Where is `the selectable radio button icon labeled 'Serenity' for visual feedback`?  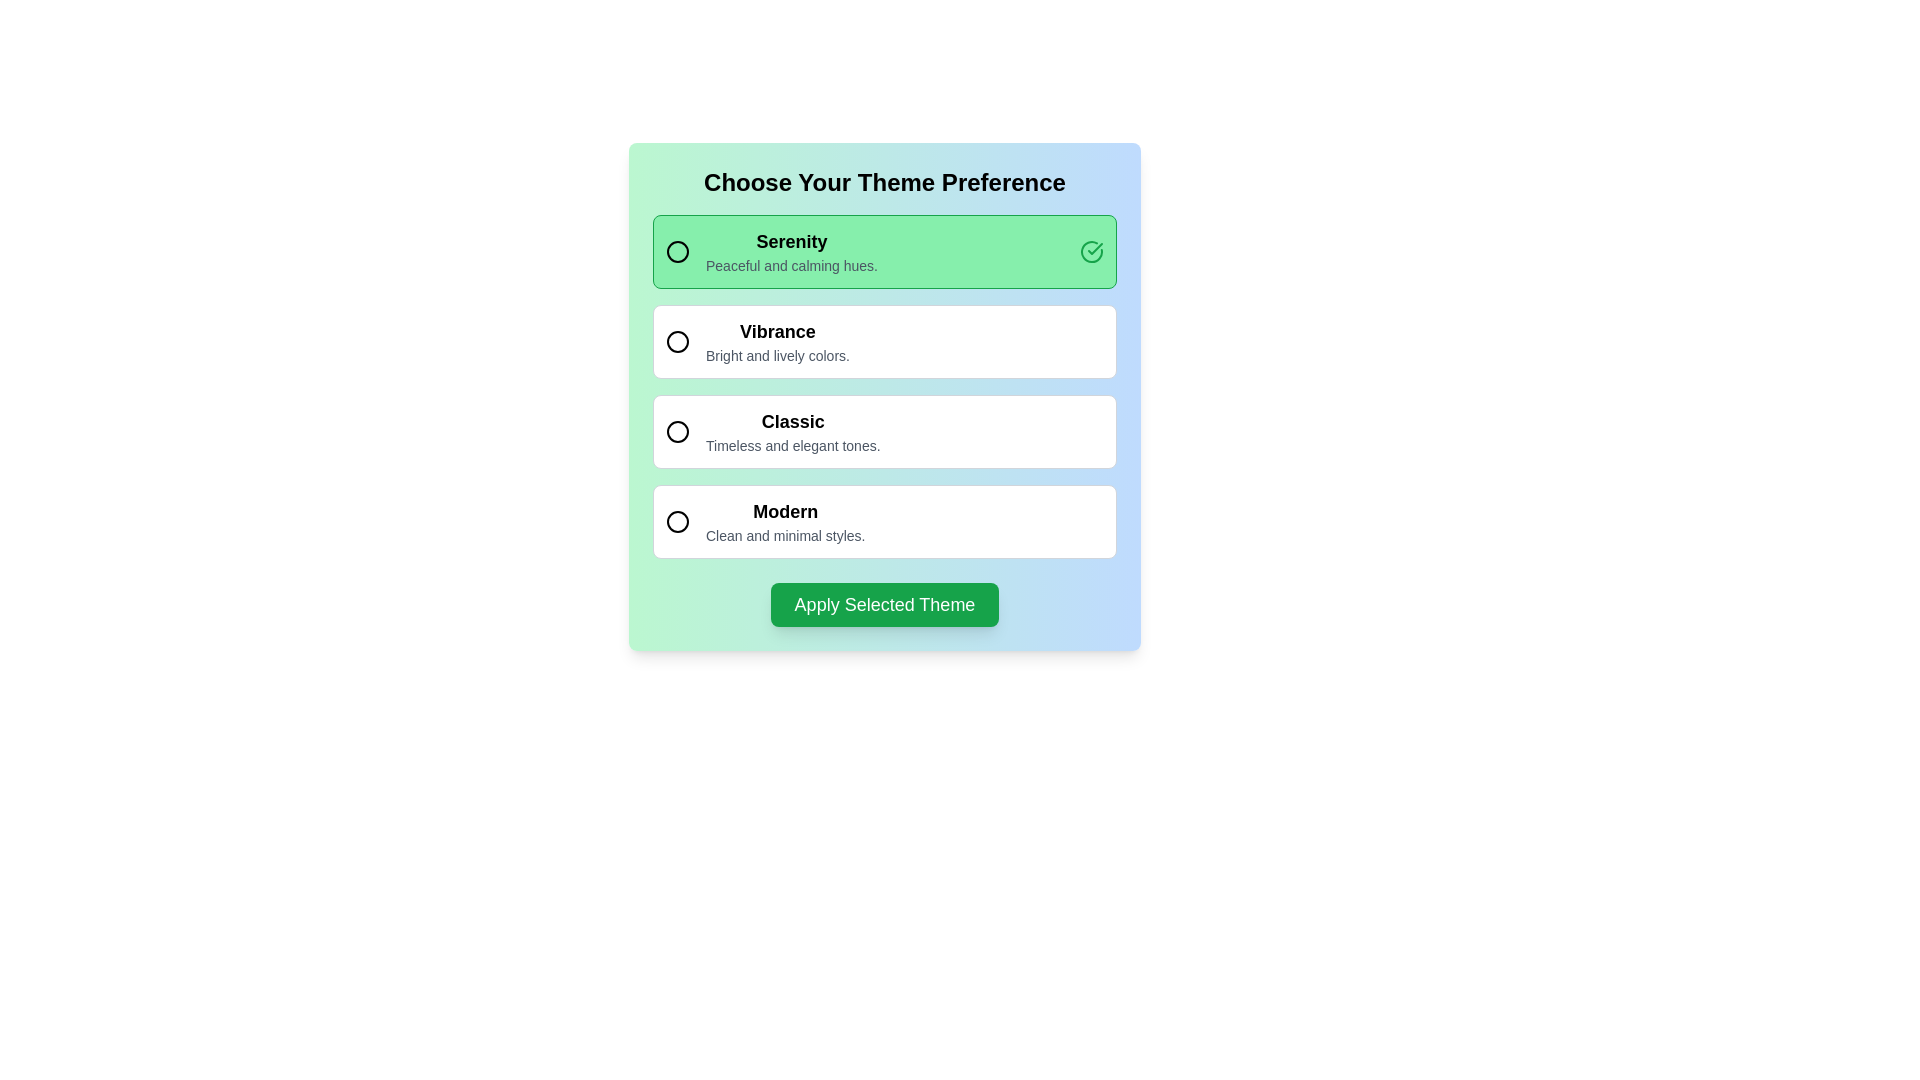
the selectable radio button icon labeled 'Serenity' for visual feedback is located at coordinates (677, 250).